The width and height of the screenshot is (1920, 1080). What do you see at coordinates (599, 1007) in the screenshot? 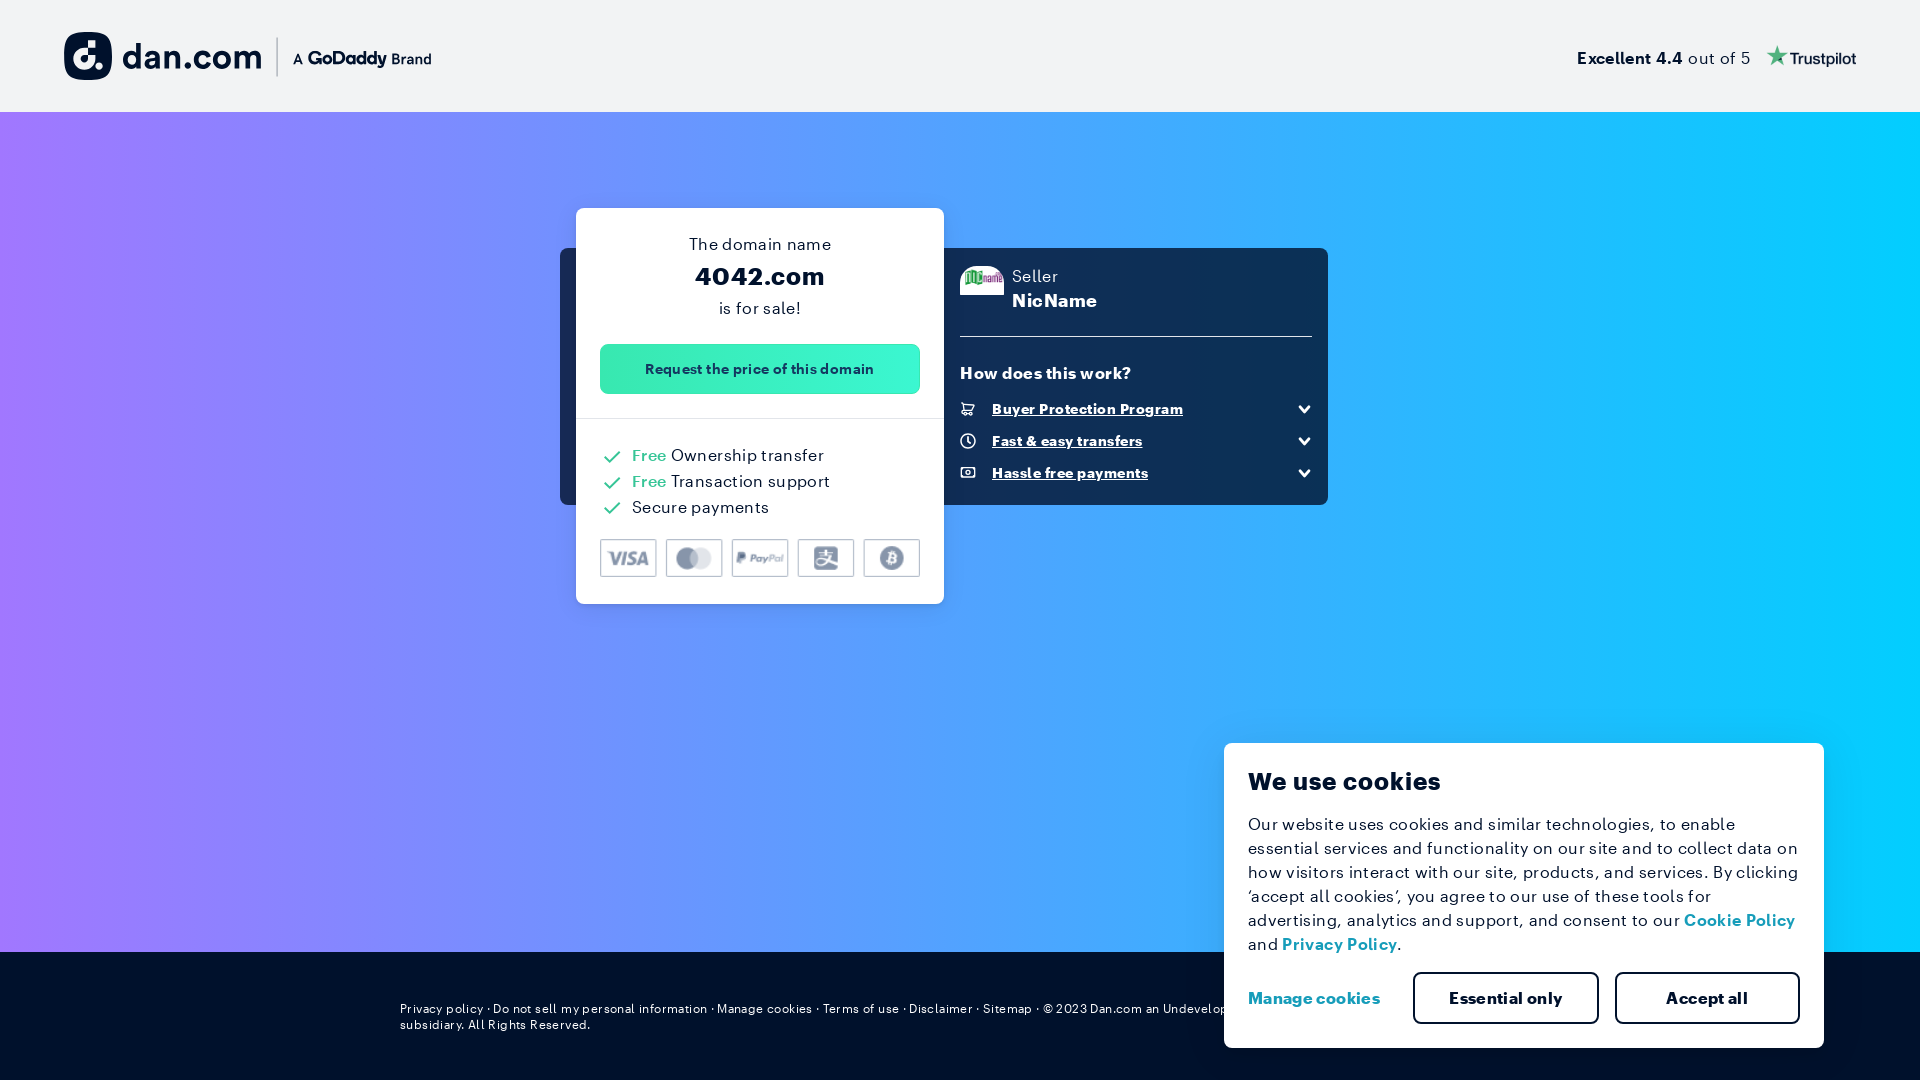
I see `'Do not sell my personal information'` at bounding box center [599, 1007].